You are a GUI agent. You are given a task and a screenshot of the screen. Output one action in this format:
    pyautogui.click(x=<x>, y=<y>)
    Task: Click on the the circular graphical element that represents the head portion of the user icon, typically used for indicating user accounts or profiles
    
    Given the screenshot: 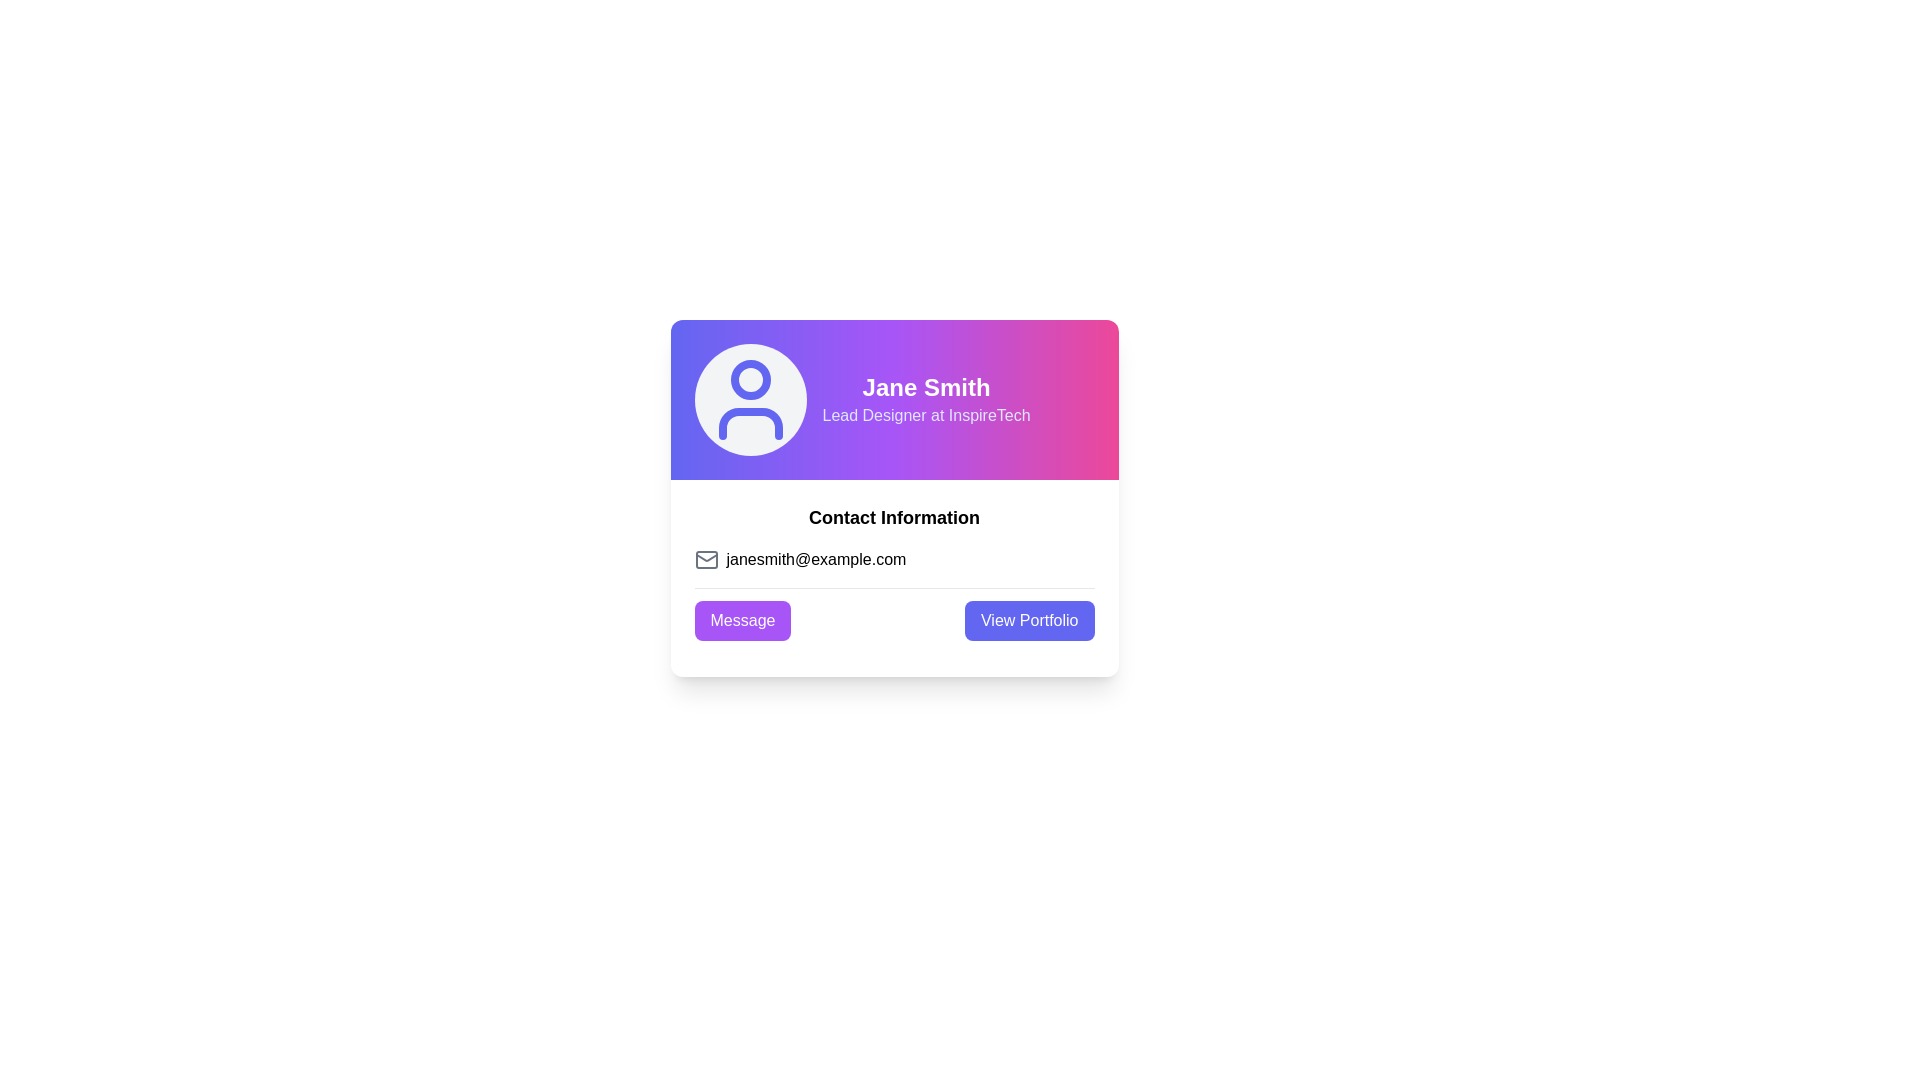 What is the action you would take?
    pyautogui.click(x=749, y=380)
    